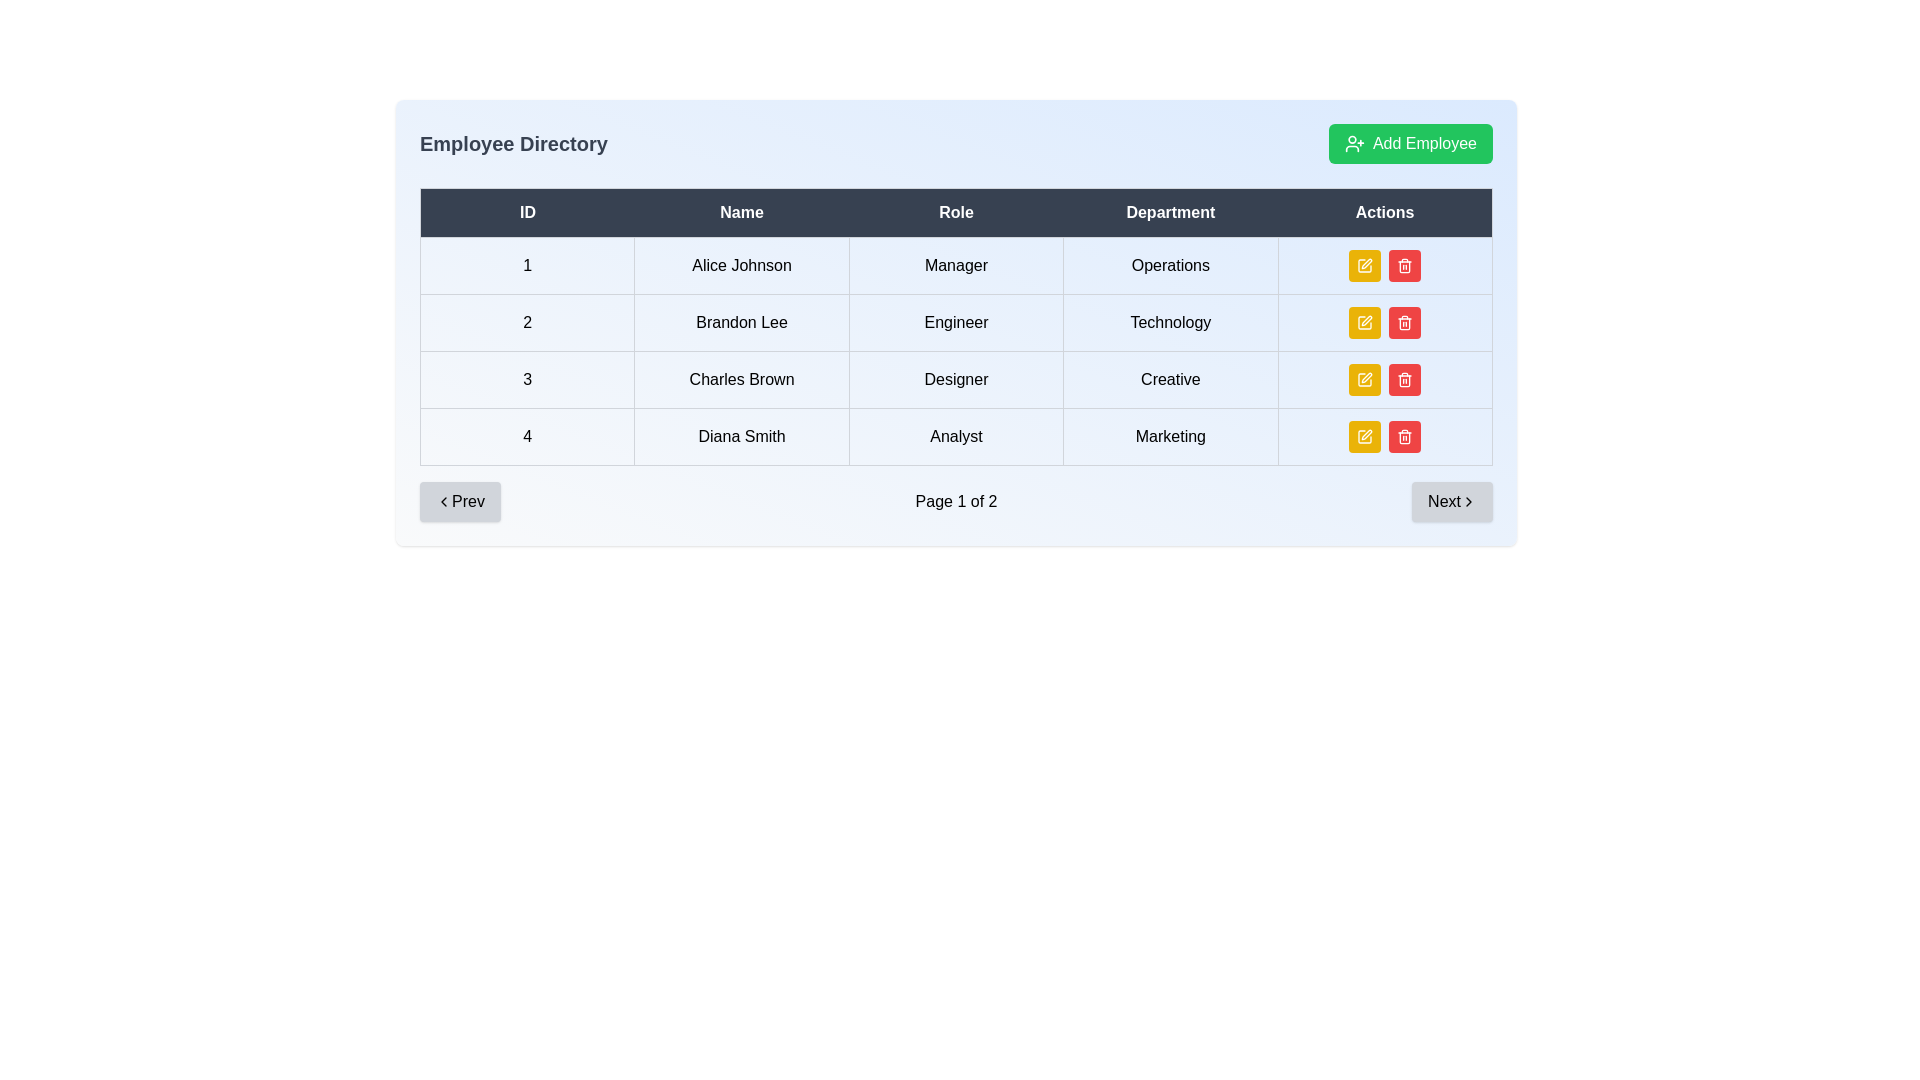  What do you see at coordinates (1364, 322) in the screenshot?
I see `the edit button icon in the second row of the 'Actions' column to initiate the edit function` at bounding box center [1364, 322].